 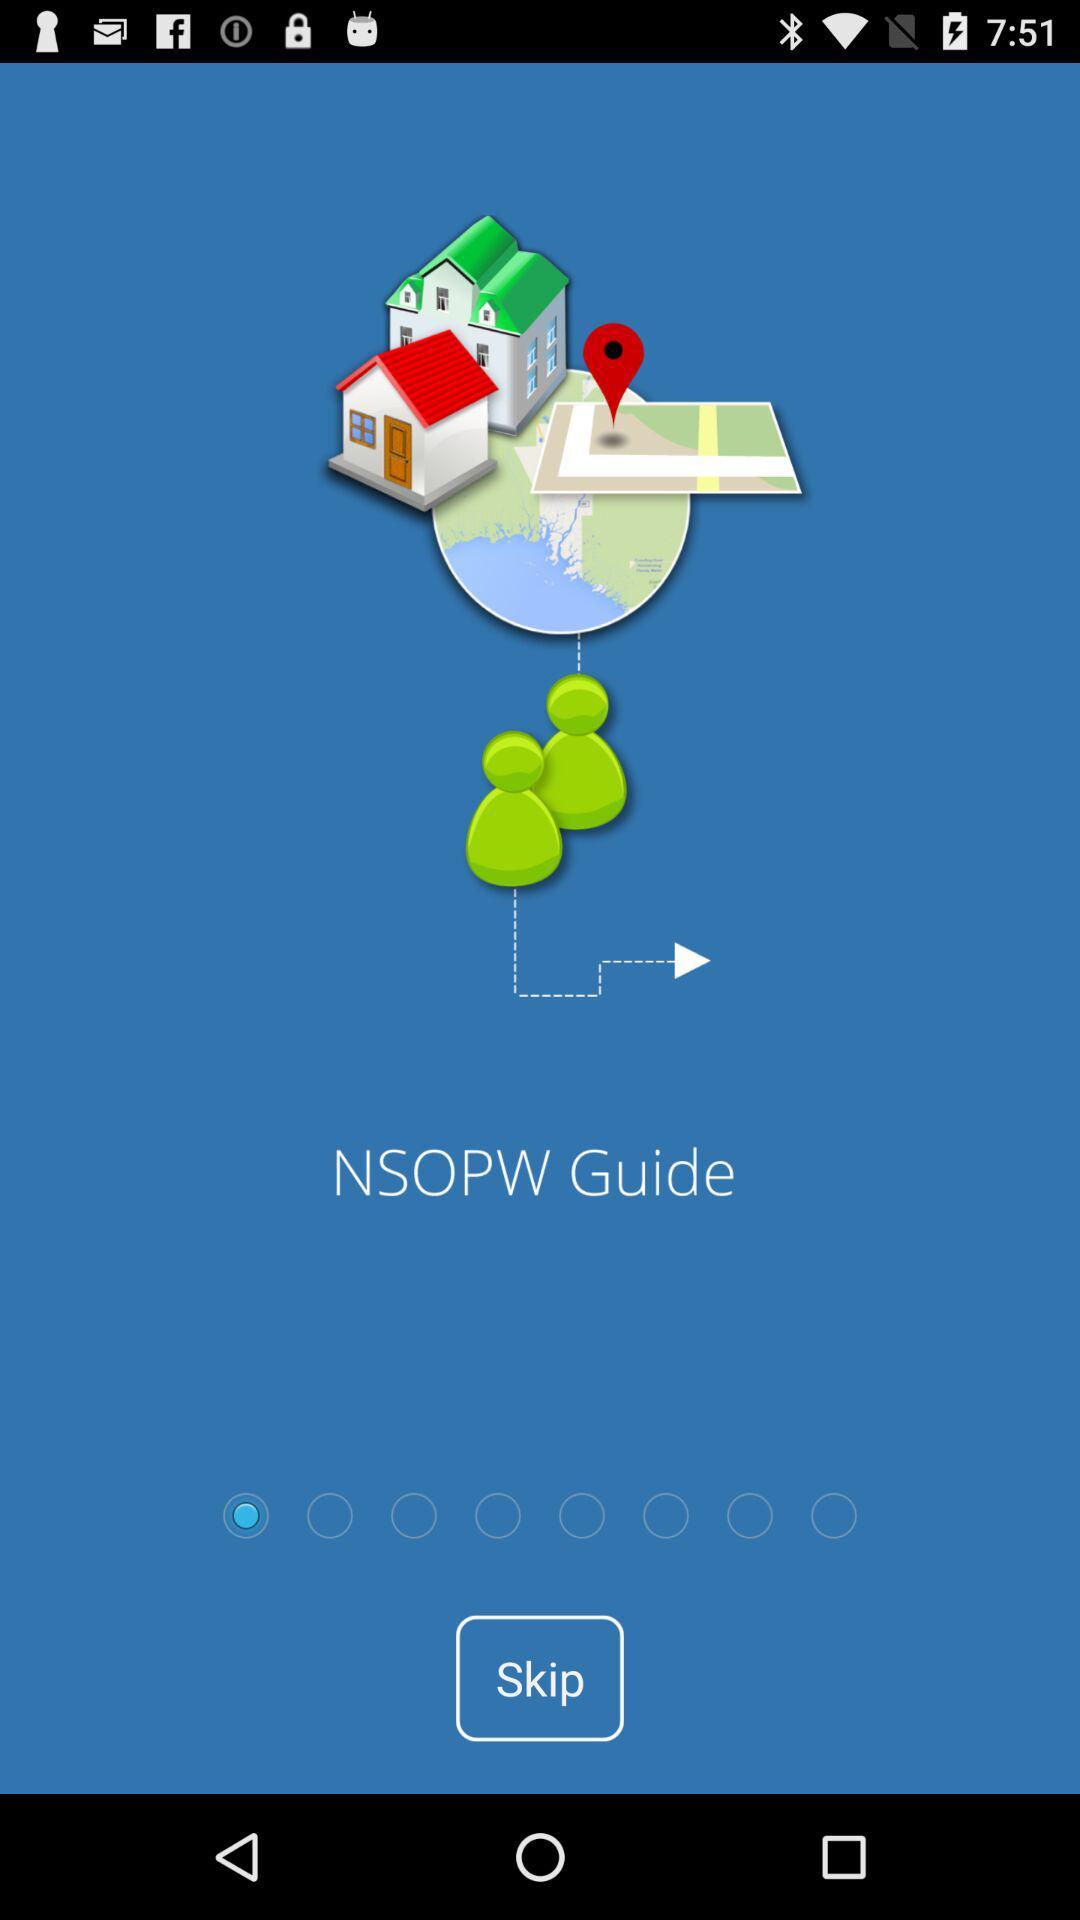 I want to click on the skip item, so click(x=540, y=1678).